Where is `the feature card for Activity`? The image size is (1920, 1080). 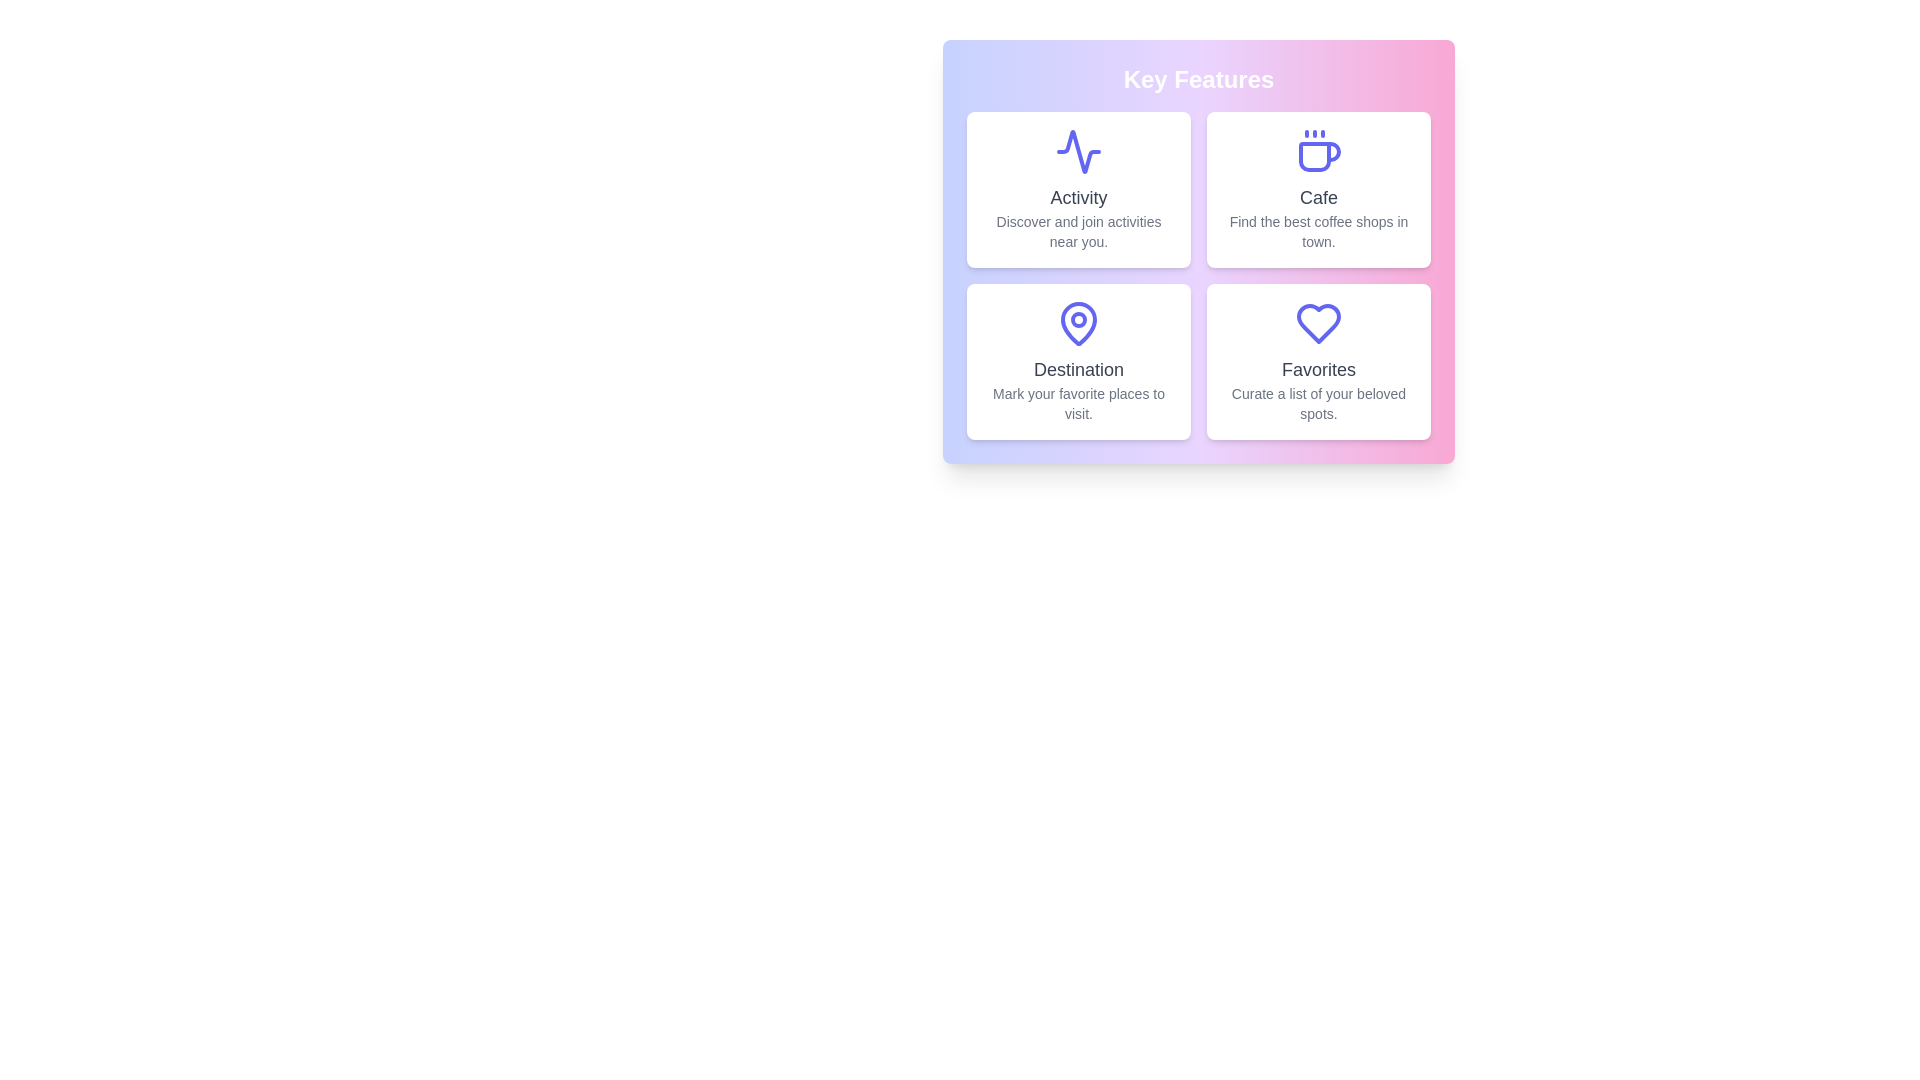
the feature card for Activity is located at coordinates (1078, 189).